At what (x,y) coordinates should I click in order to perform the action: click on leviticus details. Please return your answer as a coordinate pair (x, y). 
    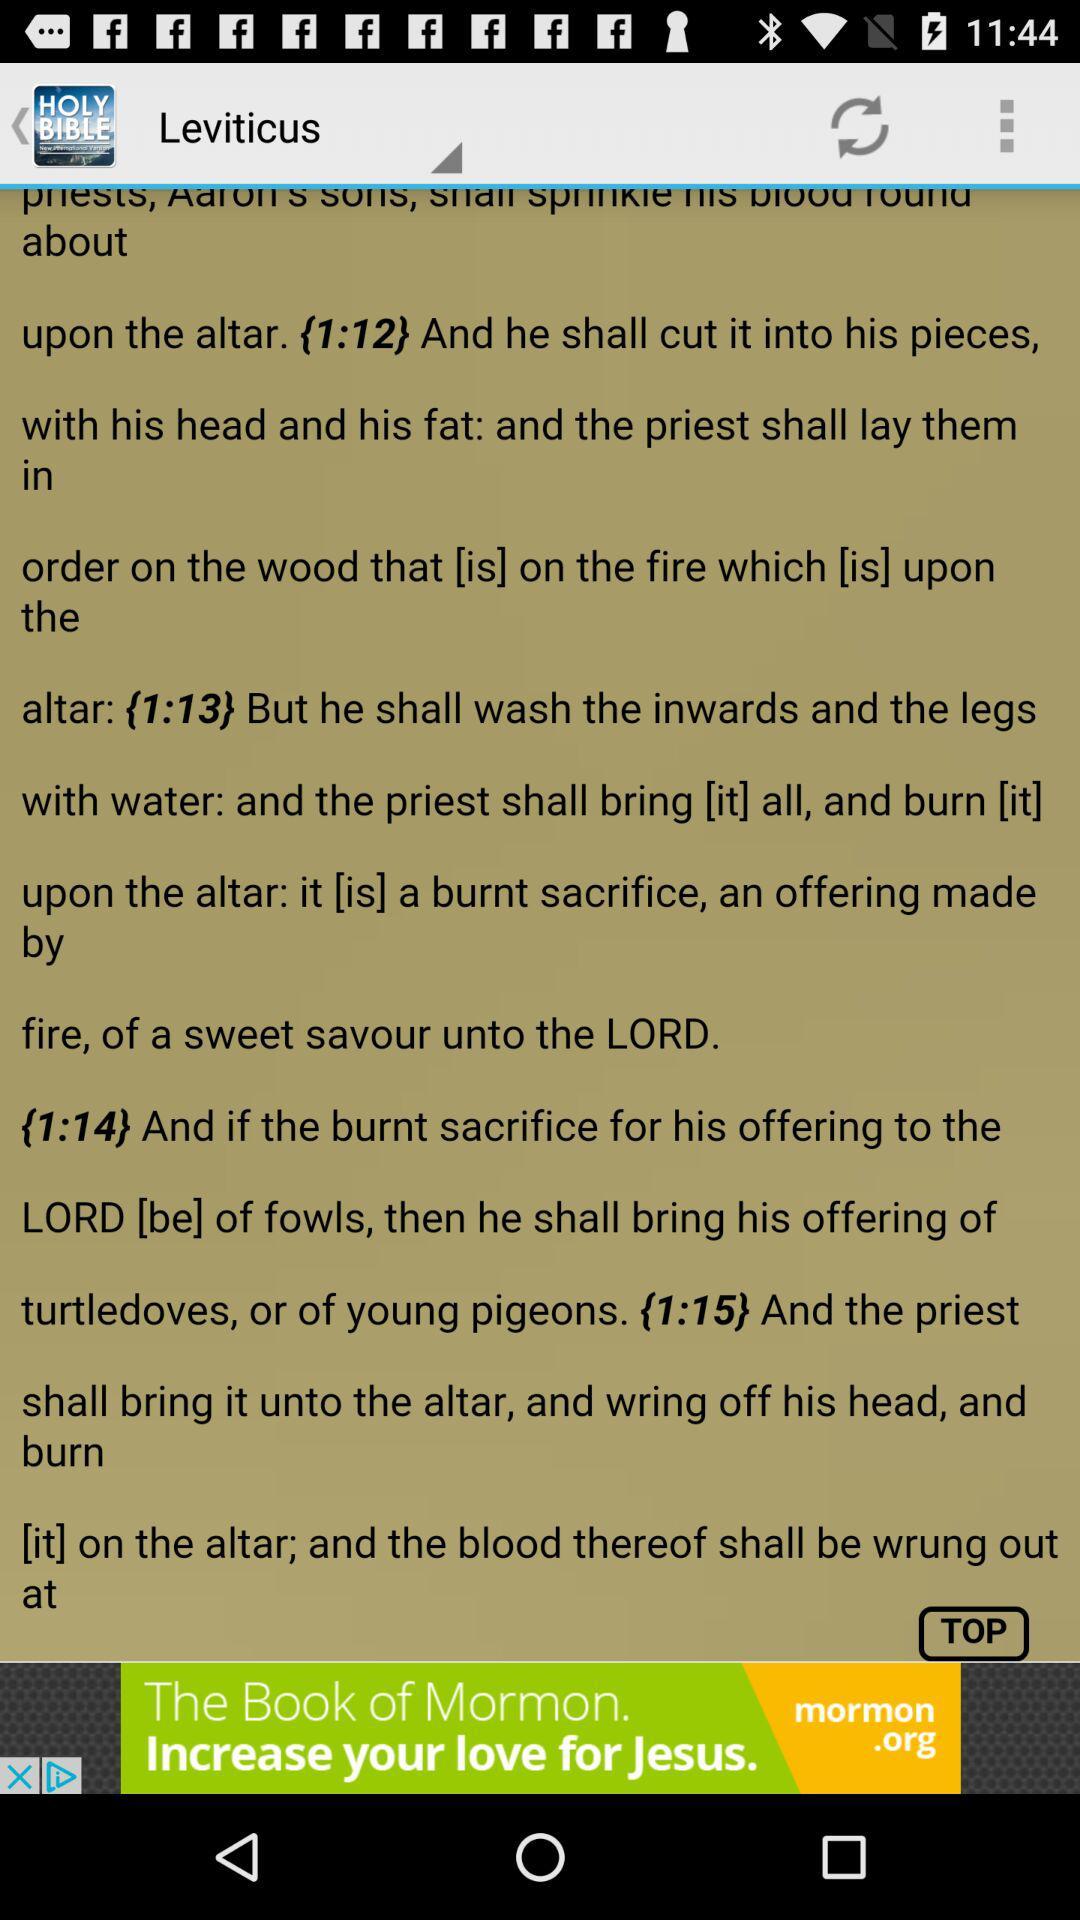
    Looking at the image, I should click on (540, 924).